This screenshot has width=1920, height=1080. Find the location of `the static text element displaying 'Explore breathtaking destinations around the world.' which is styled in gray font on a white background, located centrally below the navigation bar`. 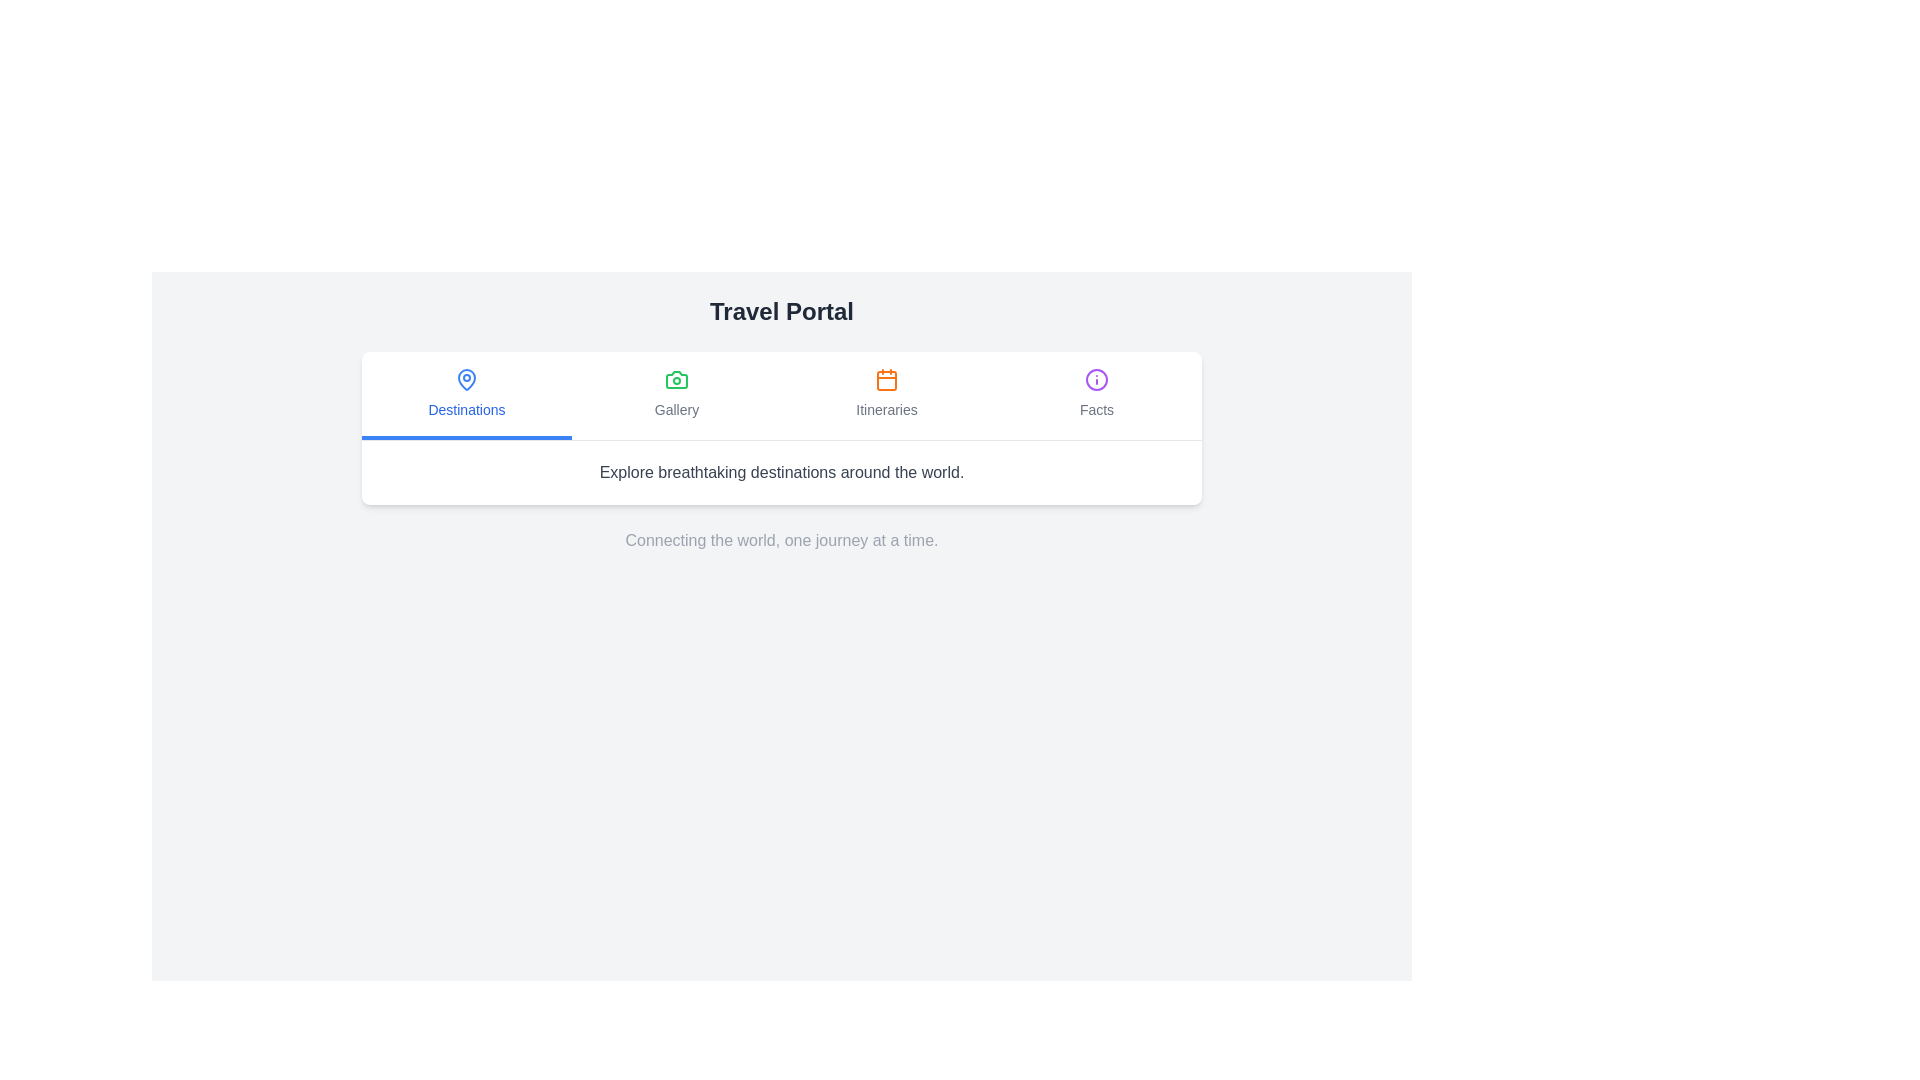

the static text element displaying 'Explore breathtaking destinations around the world.' which is styled in gray font on a white background, located centrally below the navigation bar is located at coordinates (781, 473).